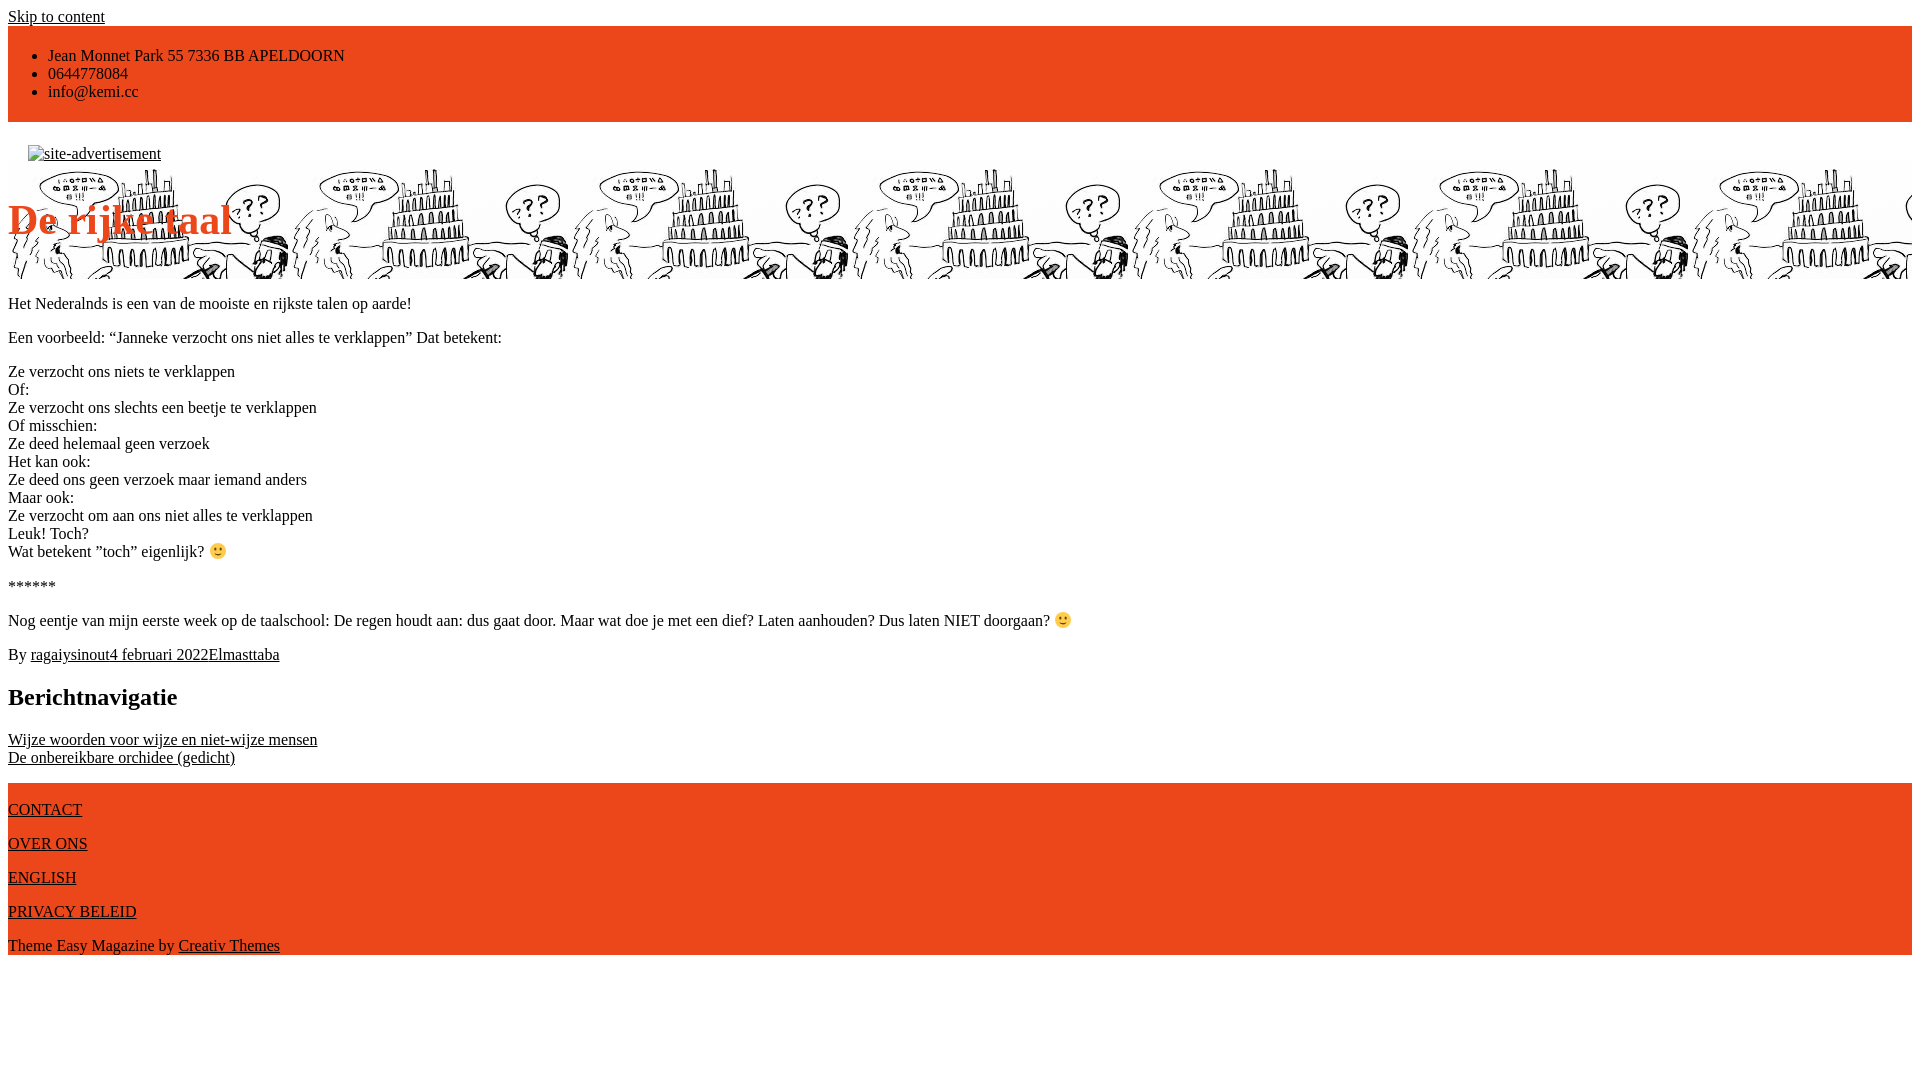  I want to click on 'Elmasttaba', so click(207, 654).